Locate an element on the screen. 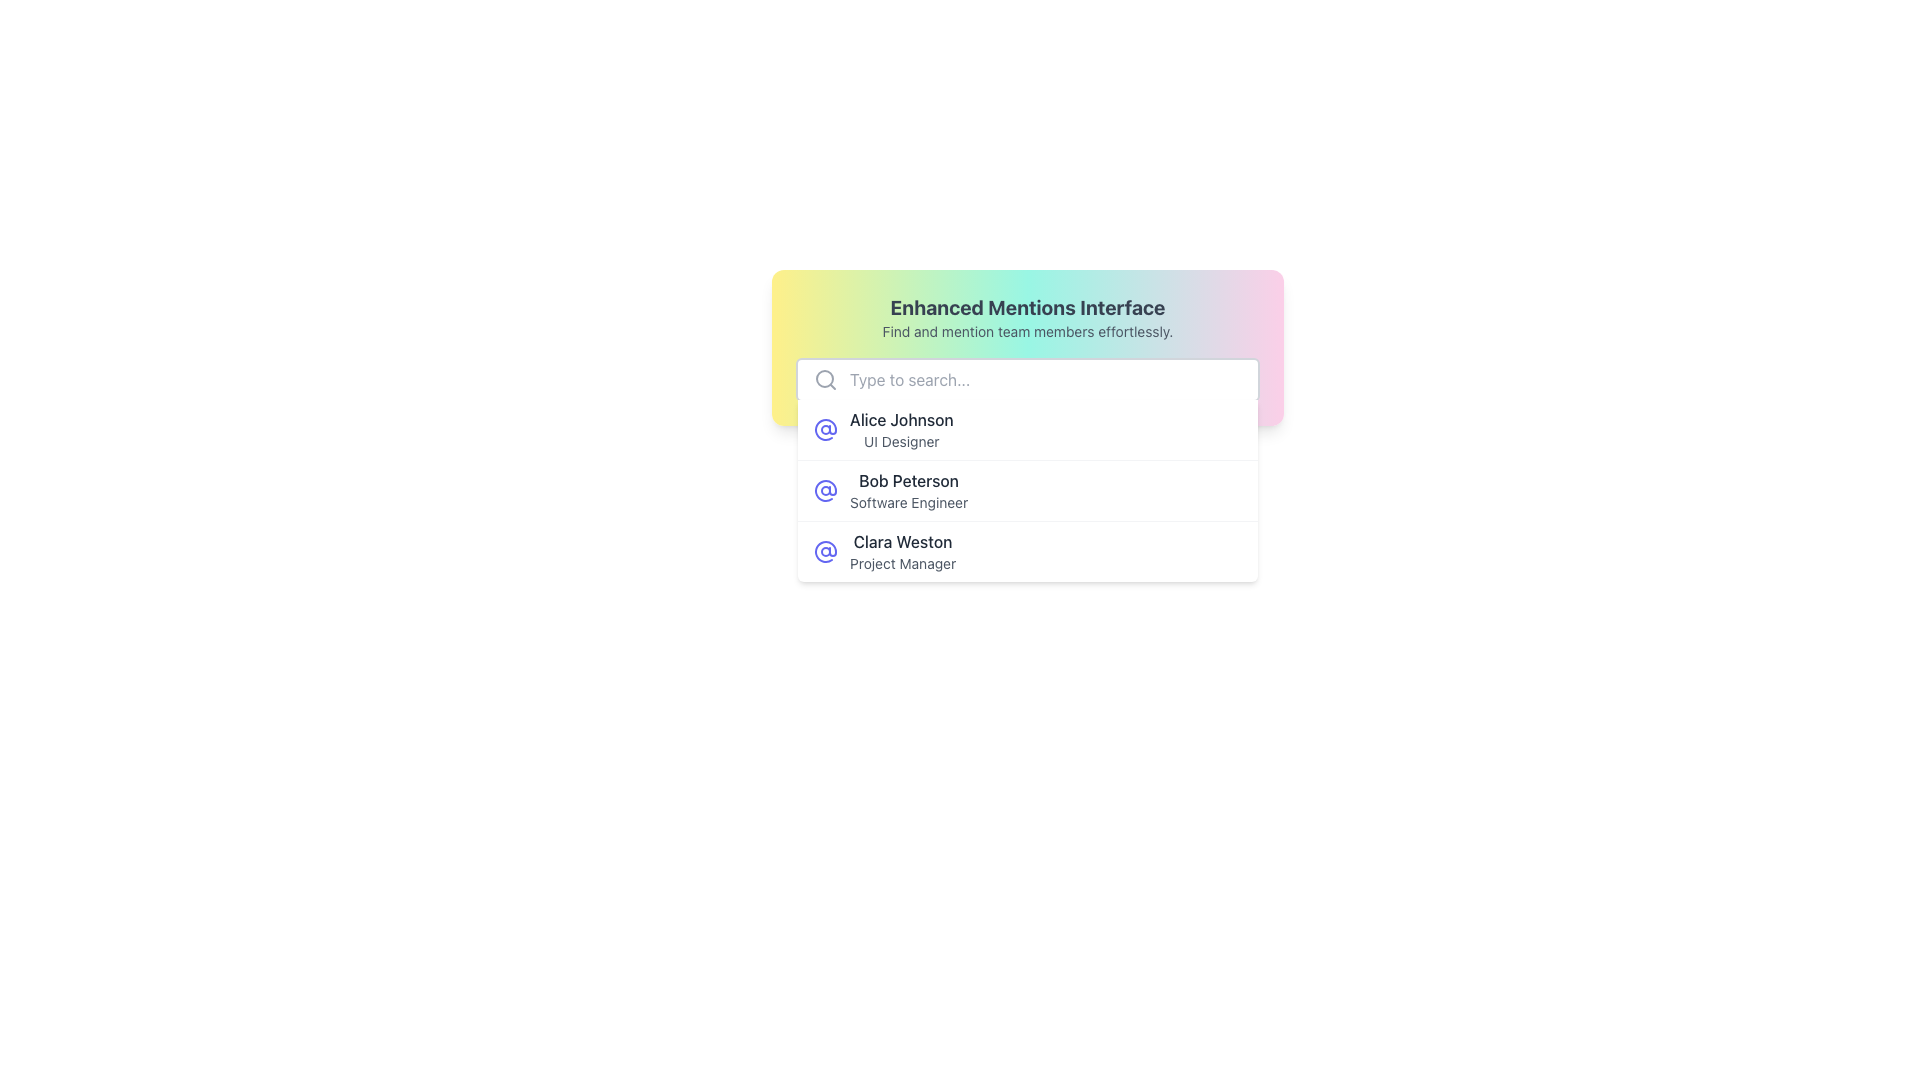 Image resolution: width=1920 pixels, height=1080 pixels. the selectable list item for 'Bob Peterson' is located at coordinates (1027, 491).